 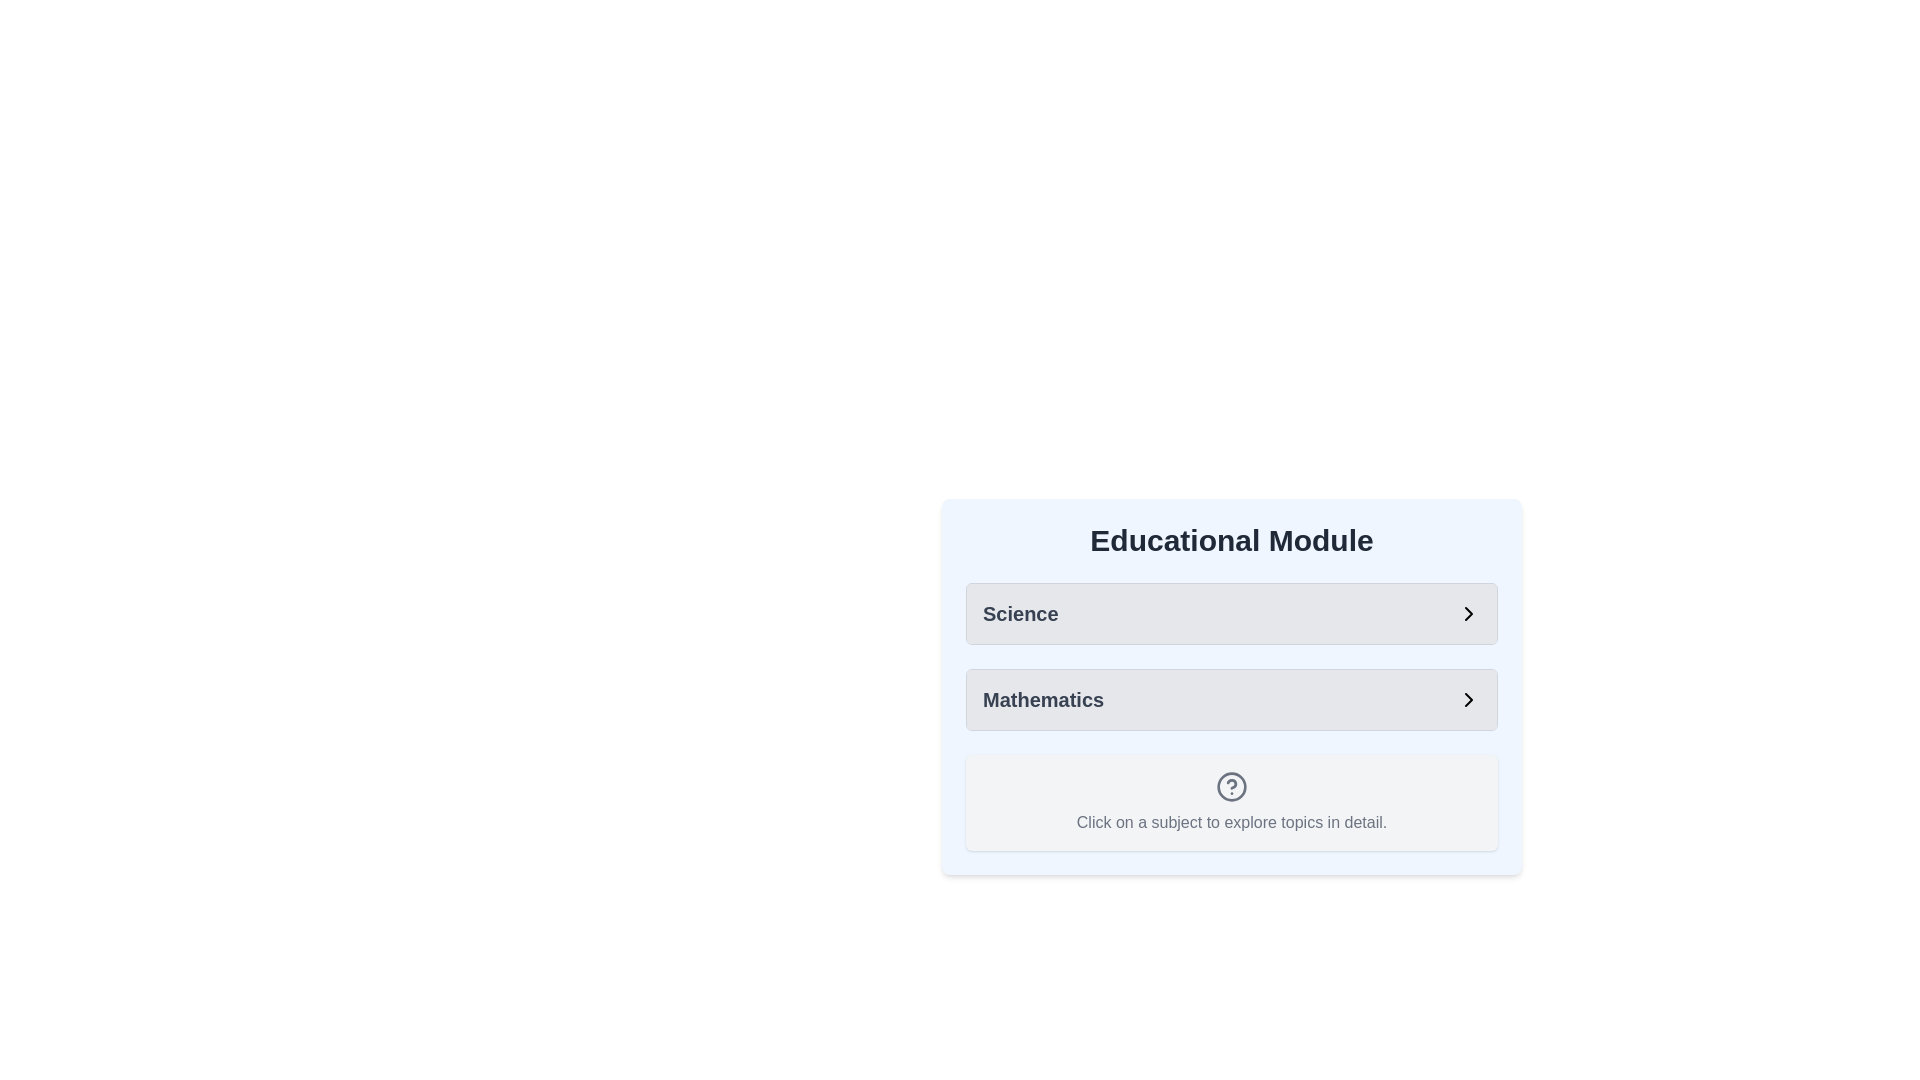 I want to click on the List item labeled 'Mathematics' in the 'Educational Module' panel, so click(x=1231, y=698).